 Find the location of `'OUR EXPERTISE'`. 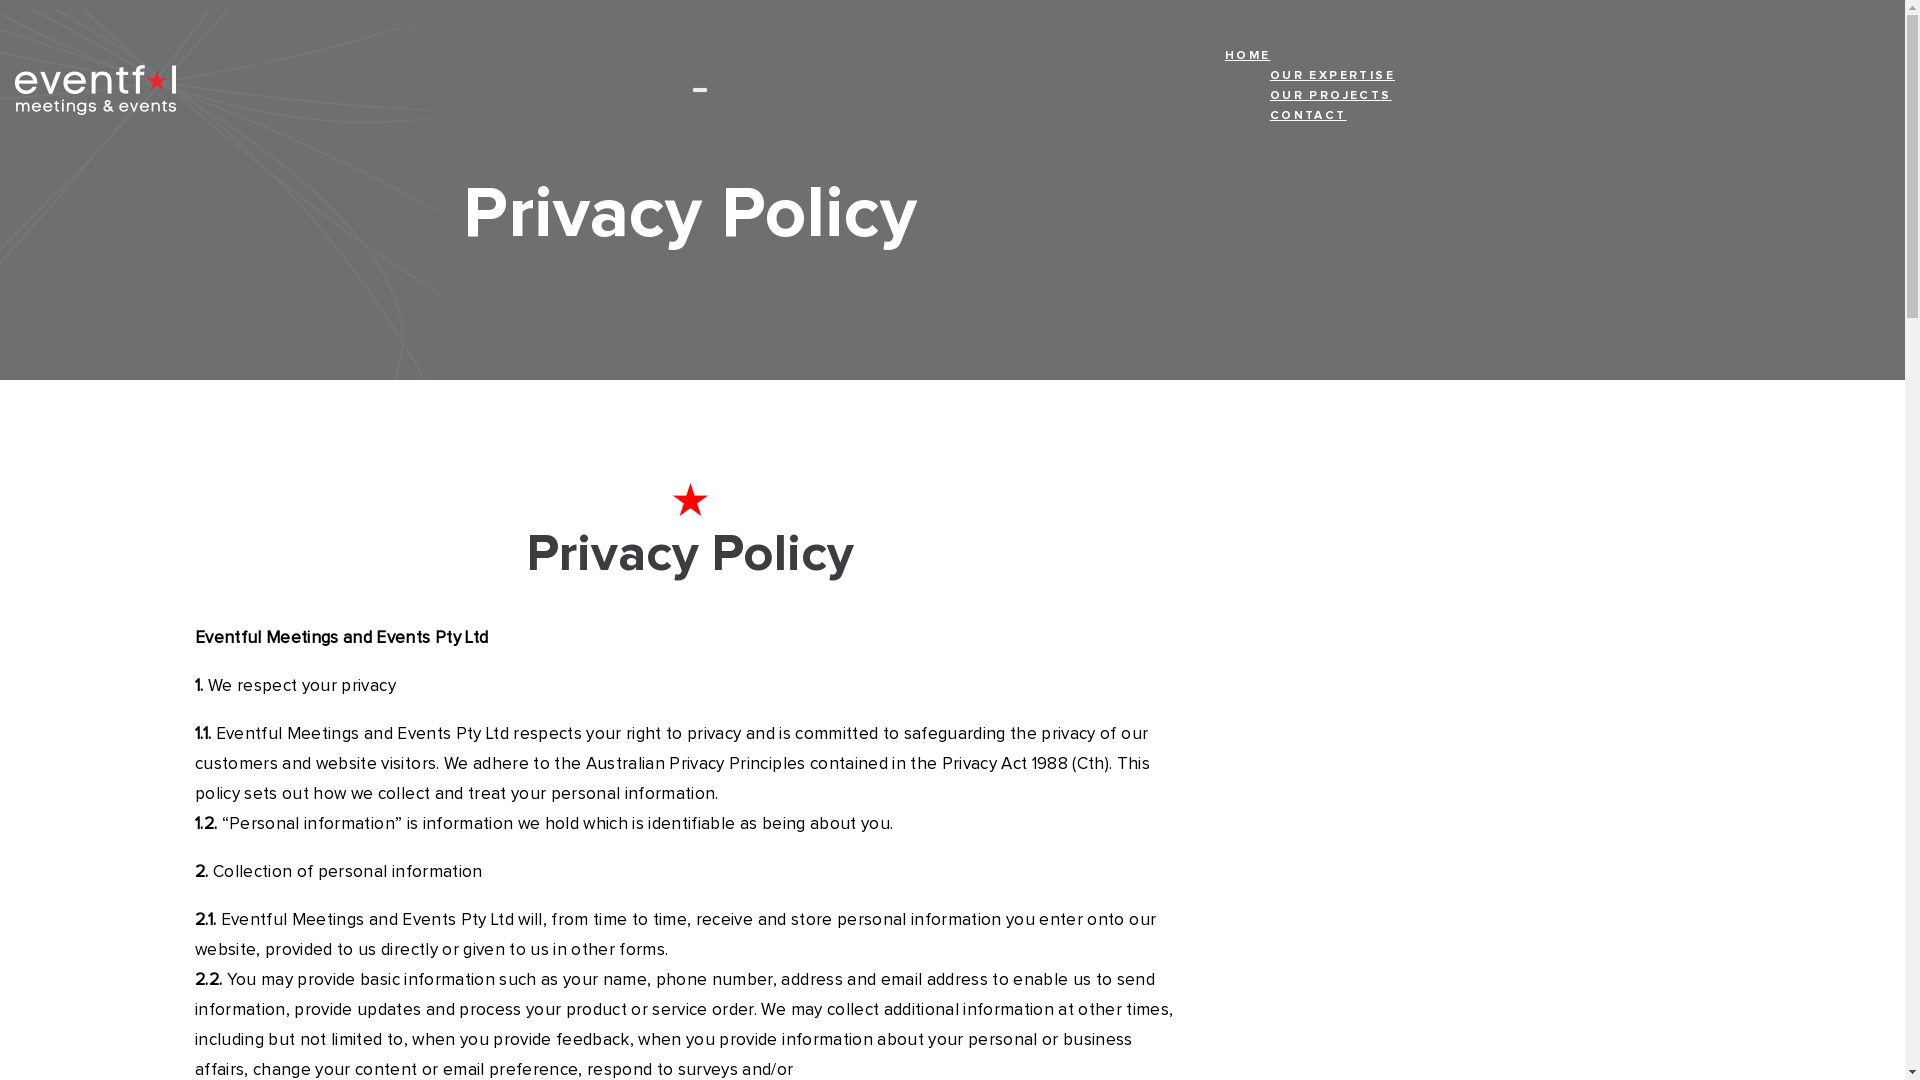

'OUR EXPERTISE' is located at coordinates (1332, 79).